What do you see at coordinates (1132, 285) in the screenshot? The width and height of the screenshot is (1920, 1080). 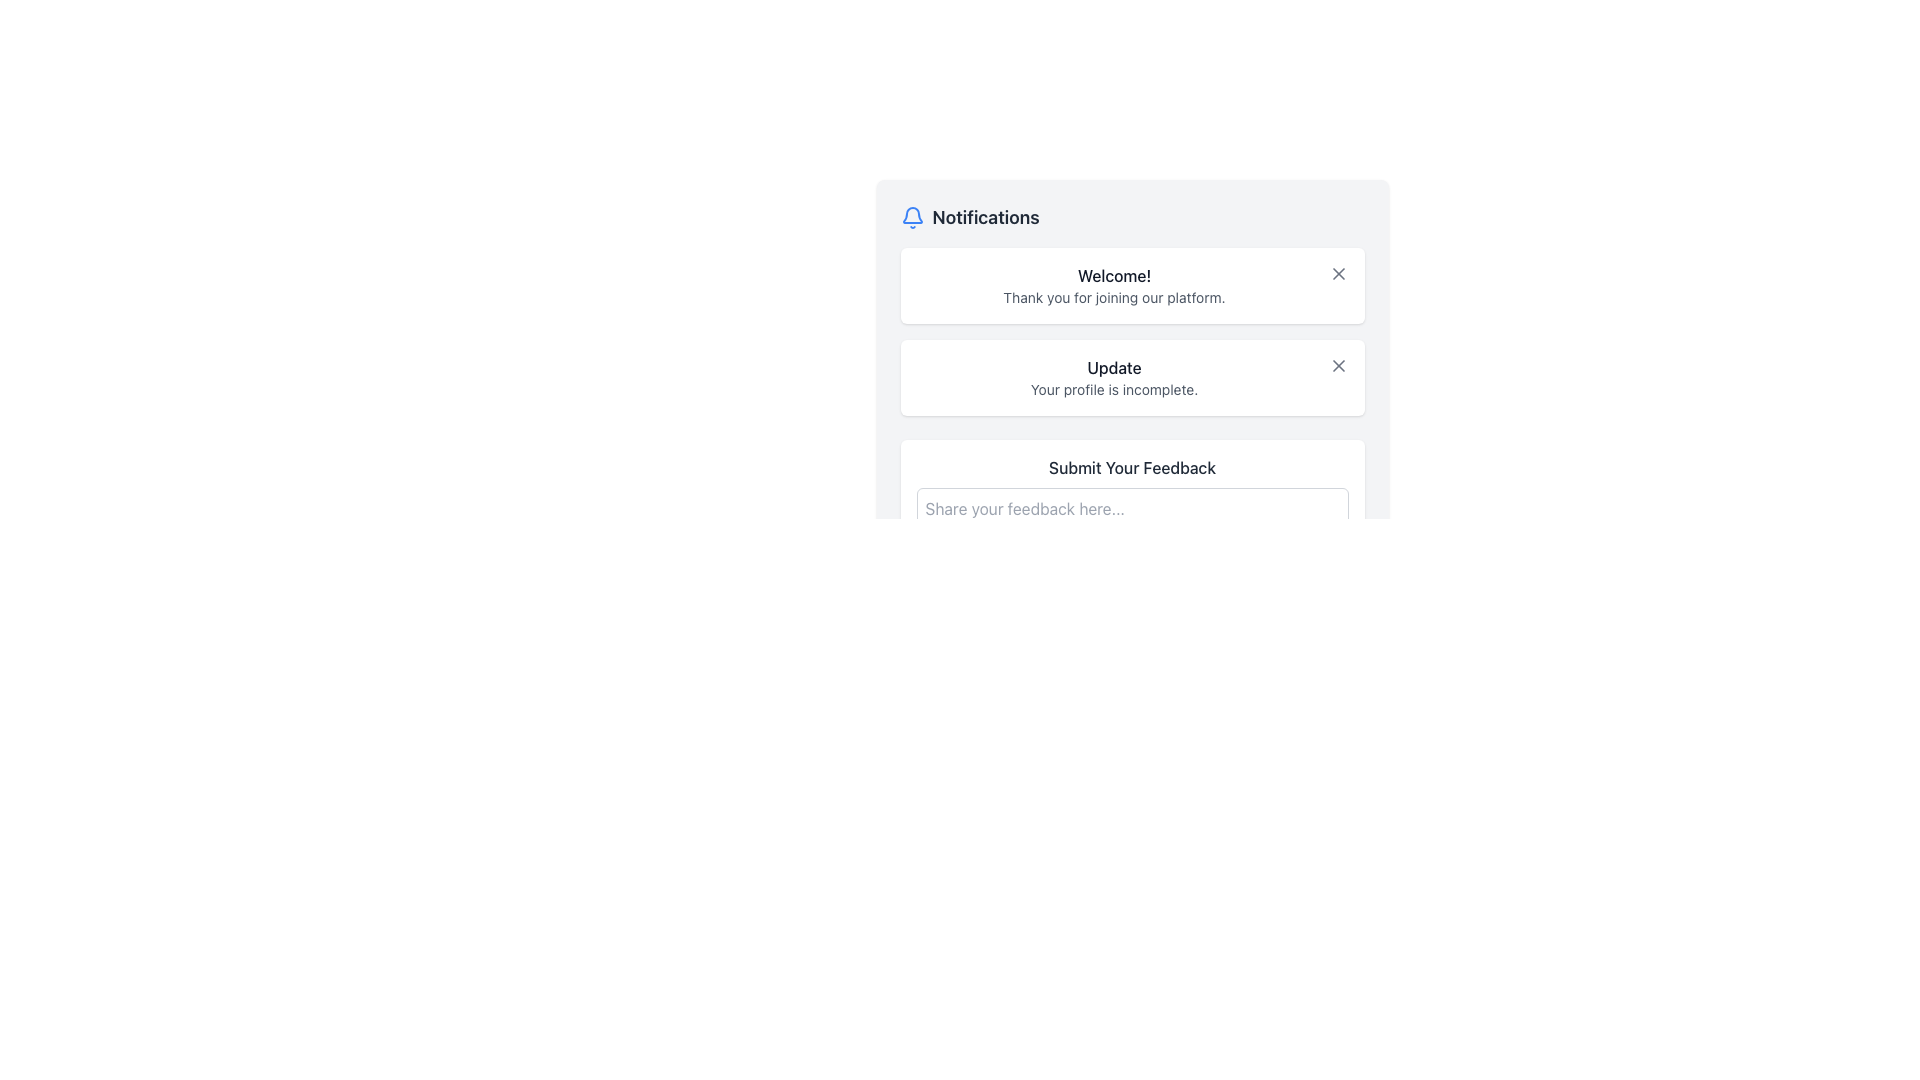 I see `the welcome notification informational card located at the top of the notification stack` at bounding box center [1132, 285].